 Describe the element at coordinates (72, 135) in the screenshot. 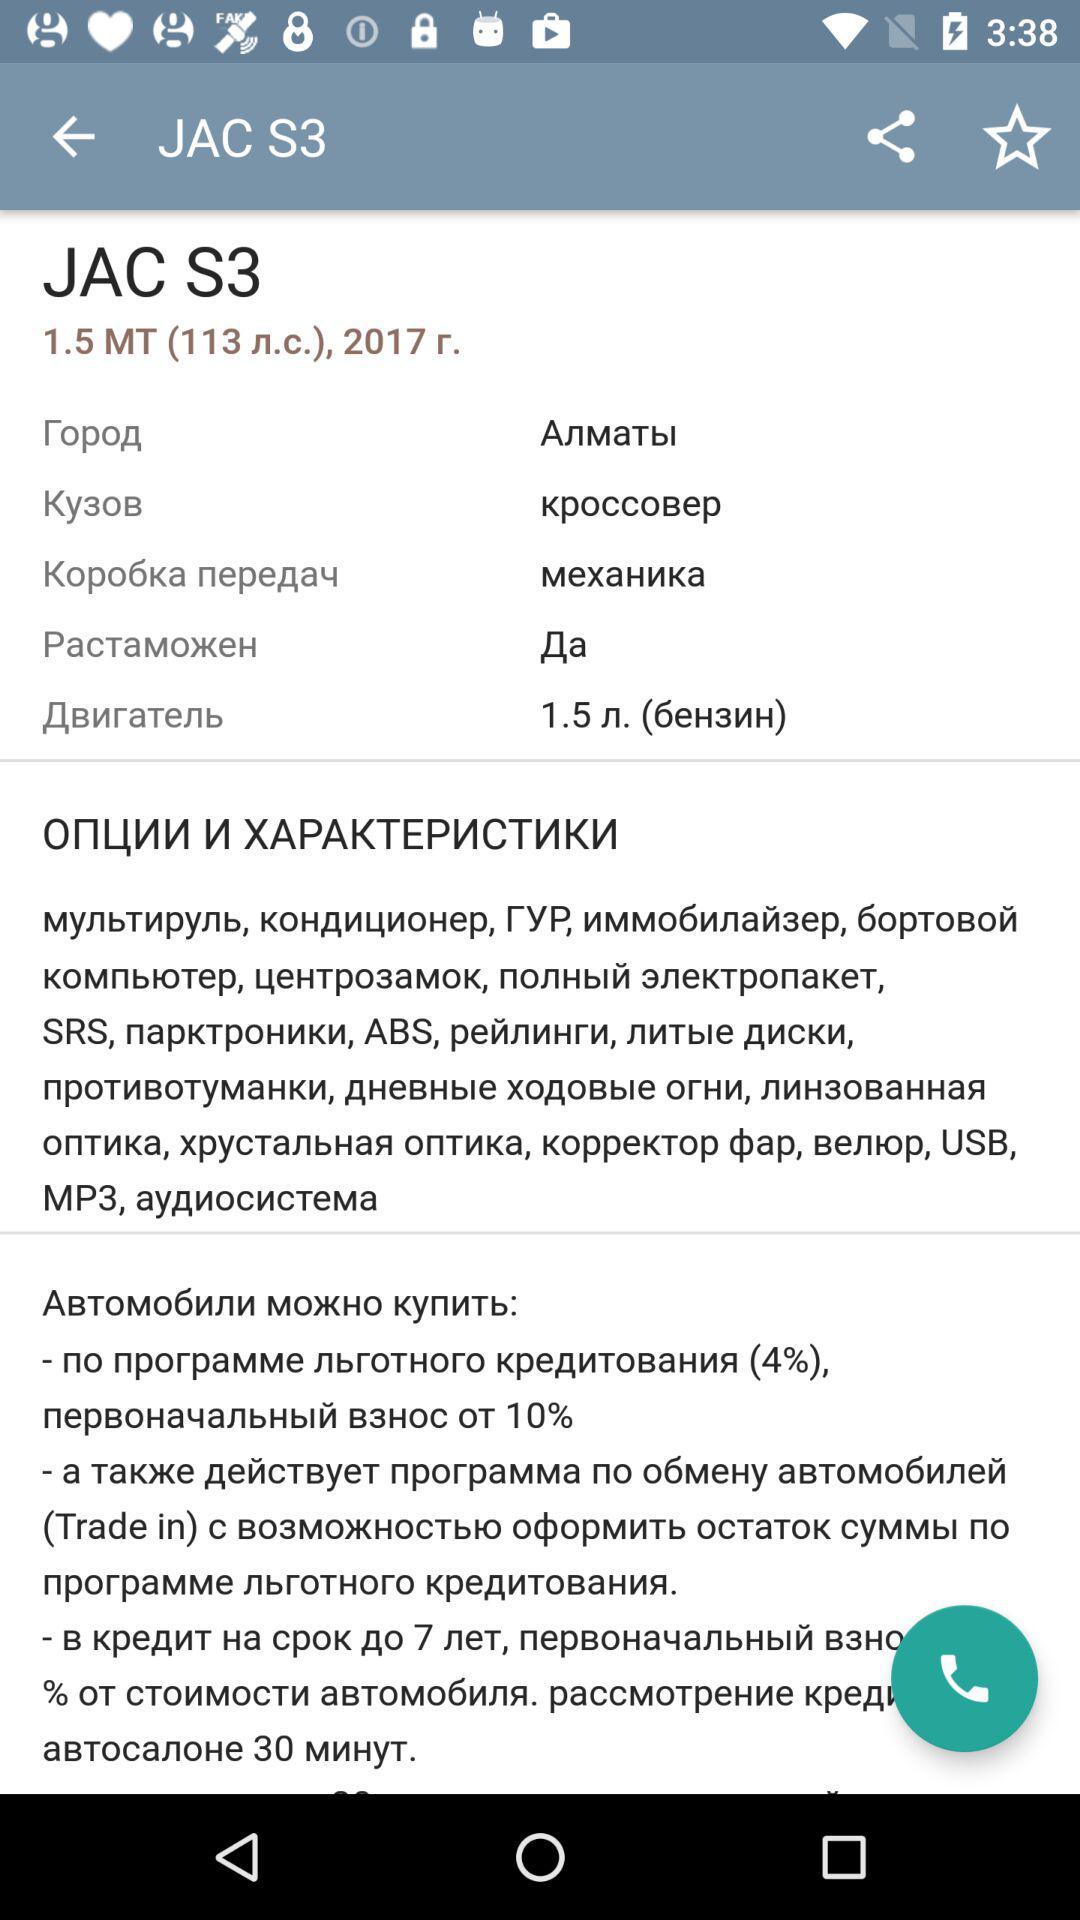

I see `item above jac s3 item` at that location.